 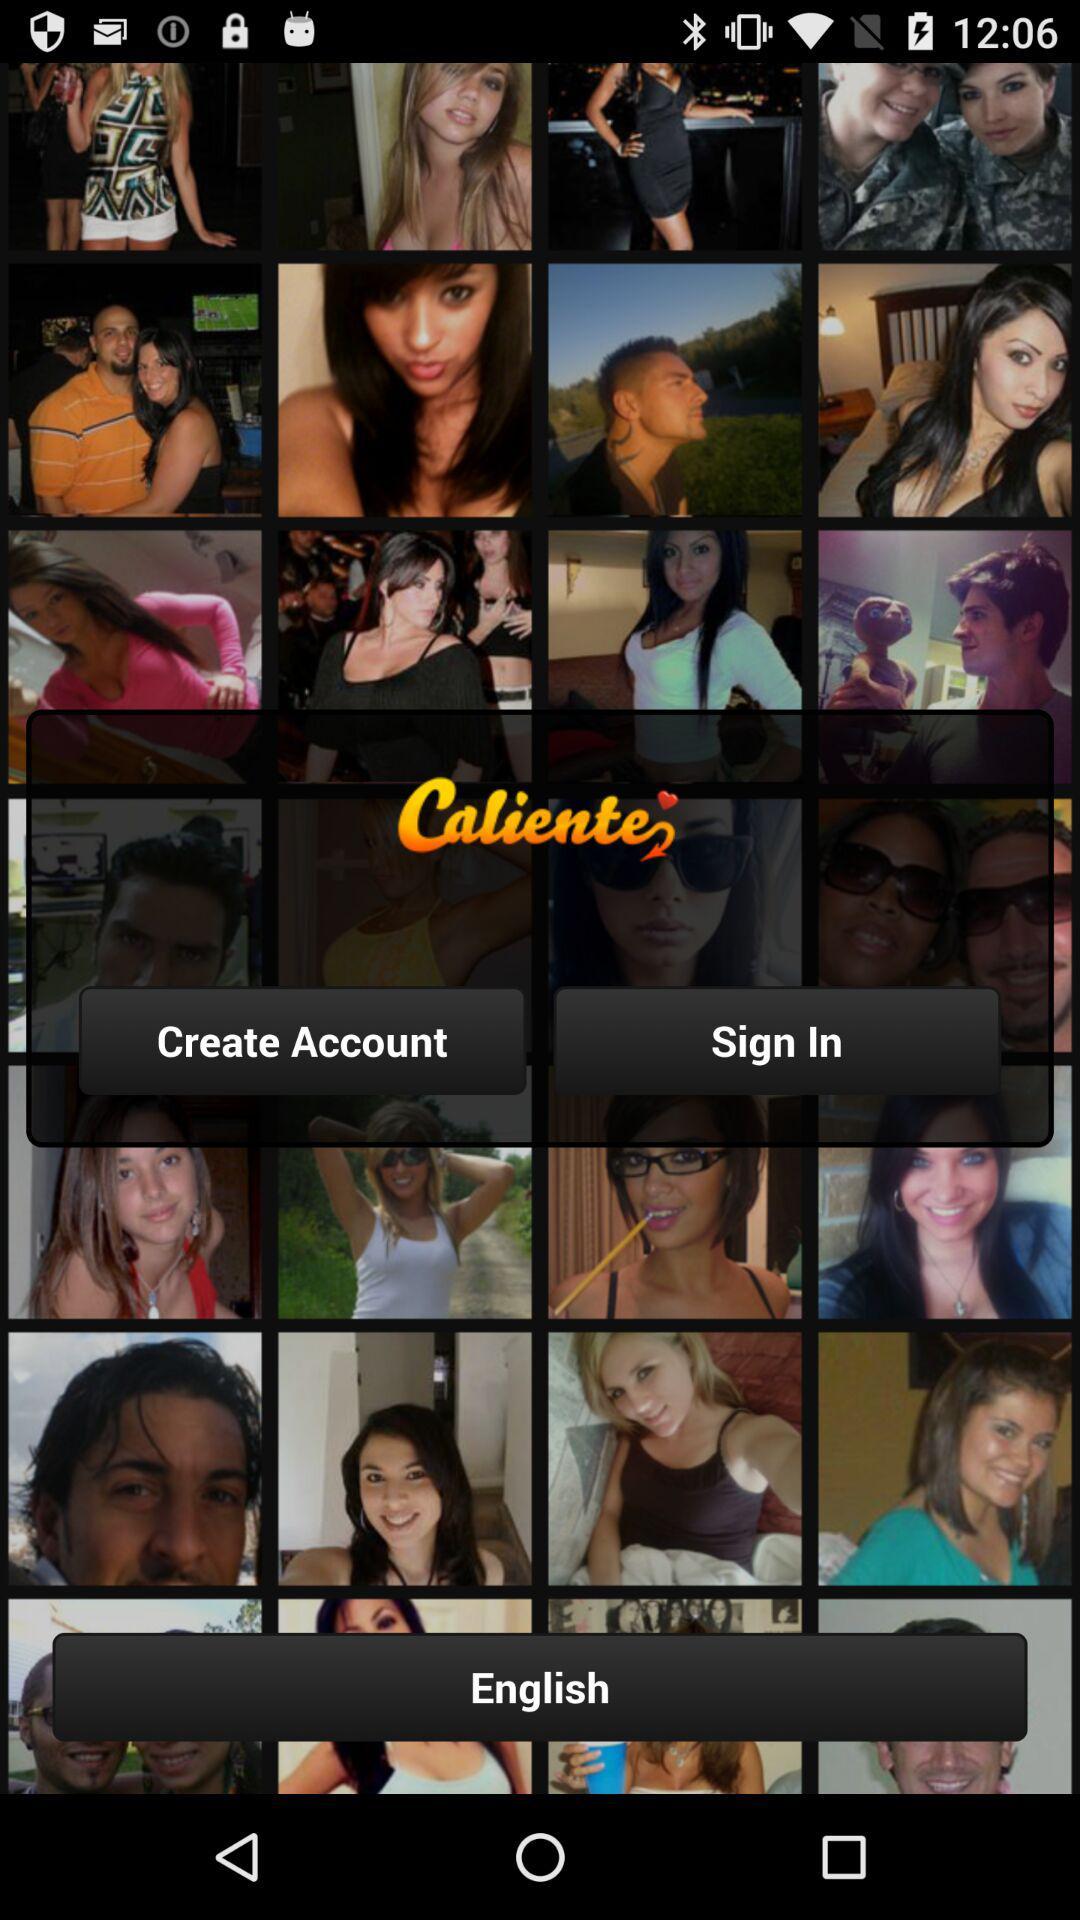 What do you see at coordinates (540, 1686) in the screenshot?
I see `button at the bottom` at bounding box center [540, 1686].